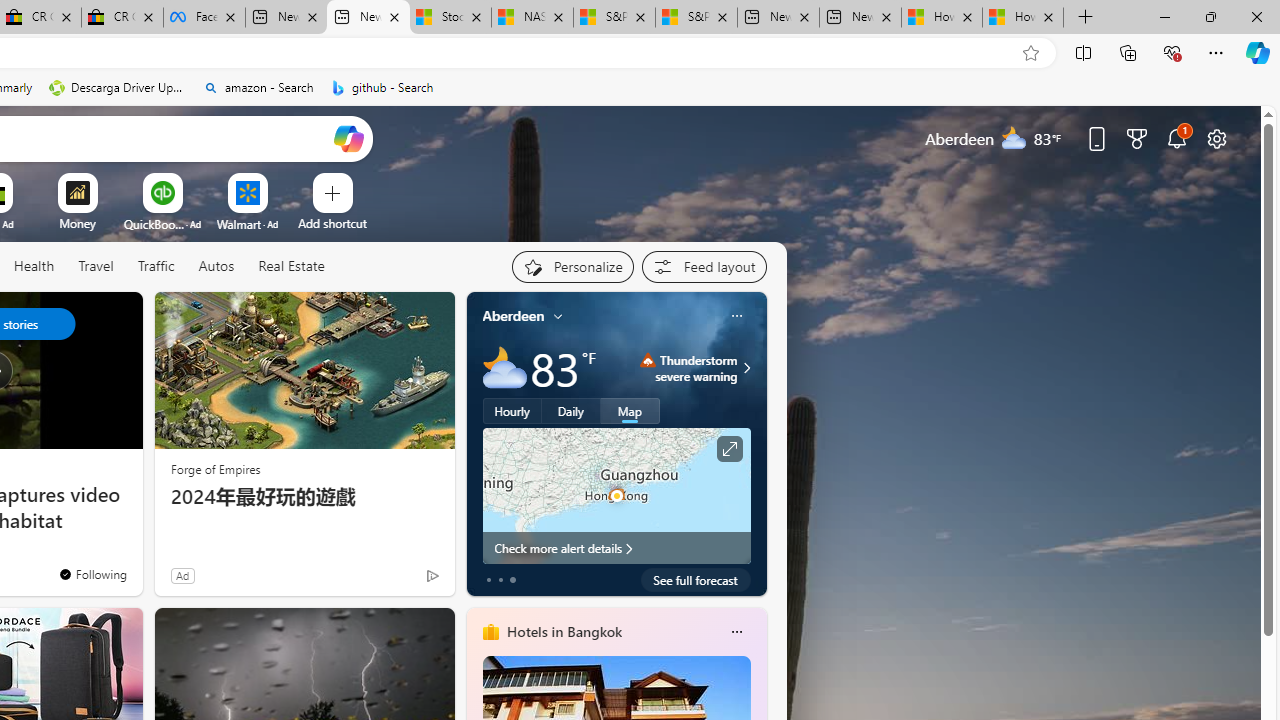  What do you see at coordinates (1137, 137) in the screenshot?
I see `'Microsoft rewards'` at bounding box center [1137, 137].